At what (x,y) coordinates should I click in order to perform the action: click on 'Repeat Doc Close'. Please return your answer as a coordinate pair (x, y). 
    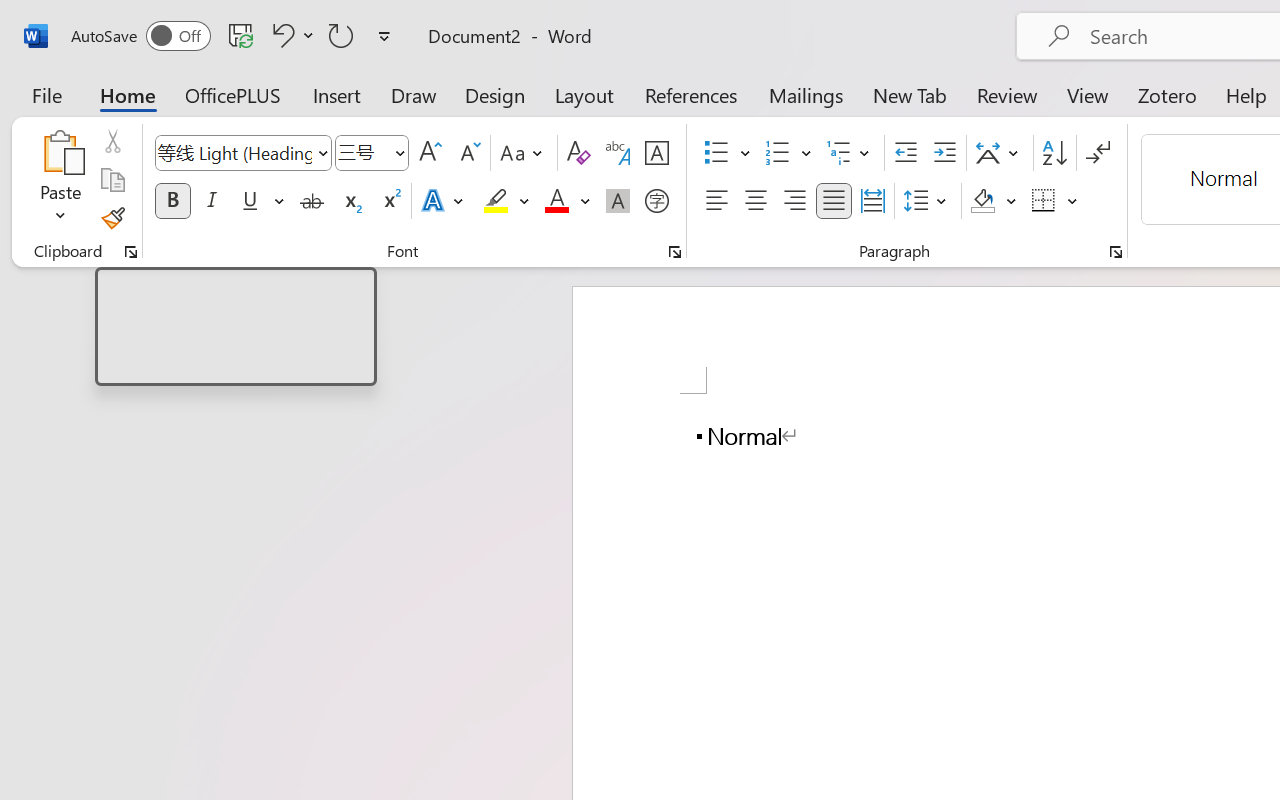
    Looking at the image, I should click on (341, 34).